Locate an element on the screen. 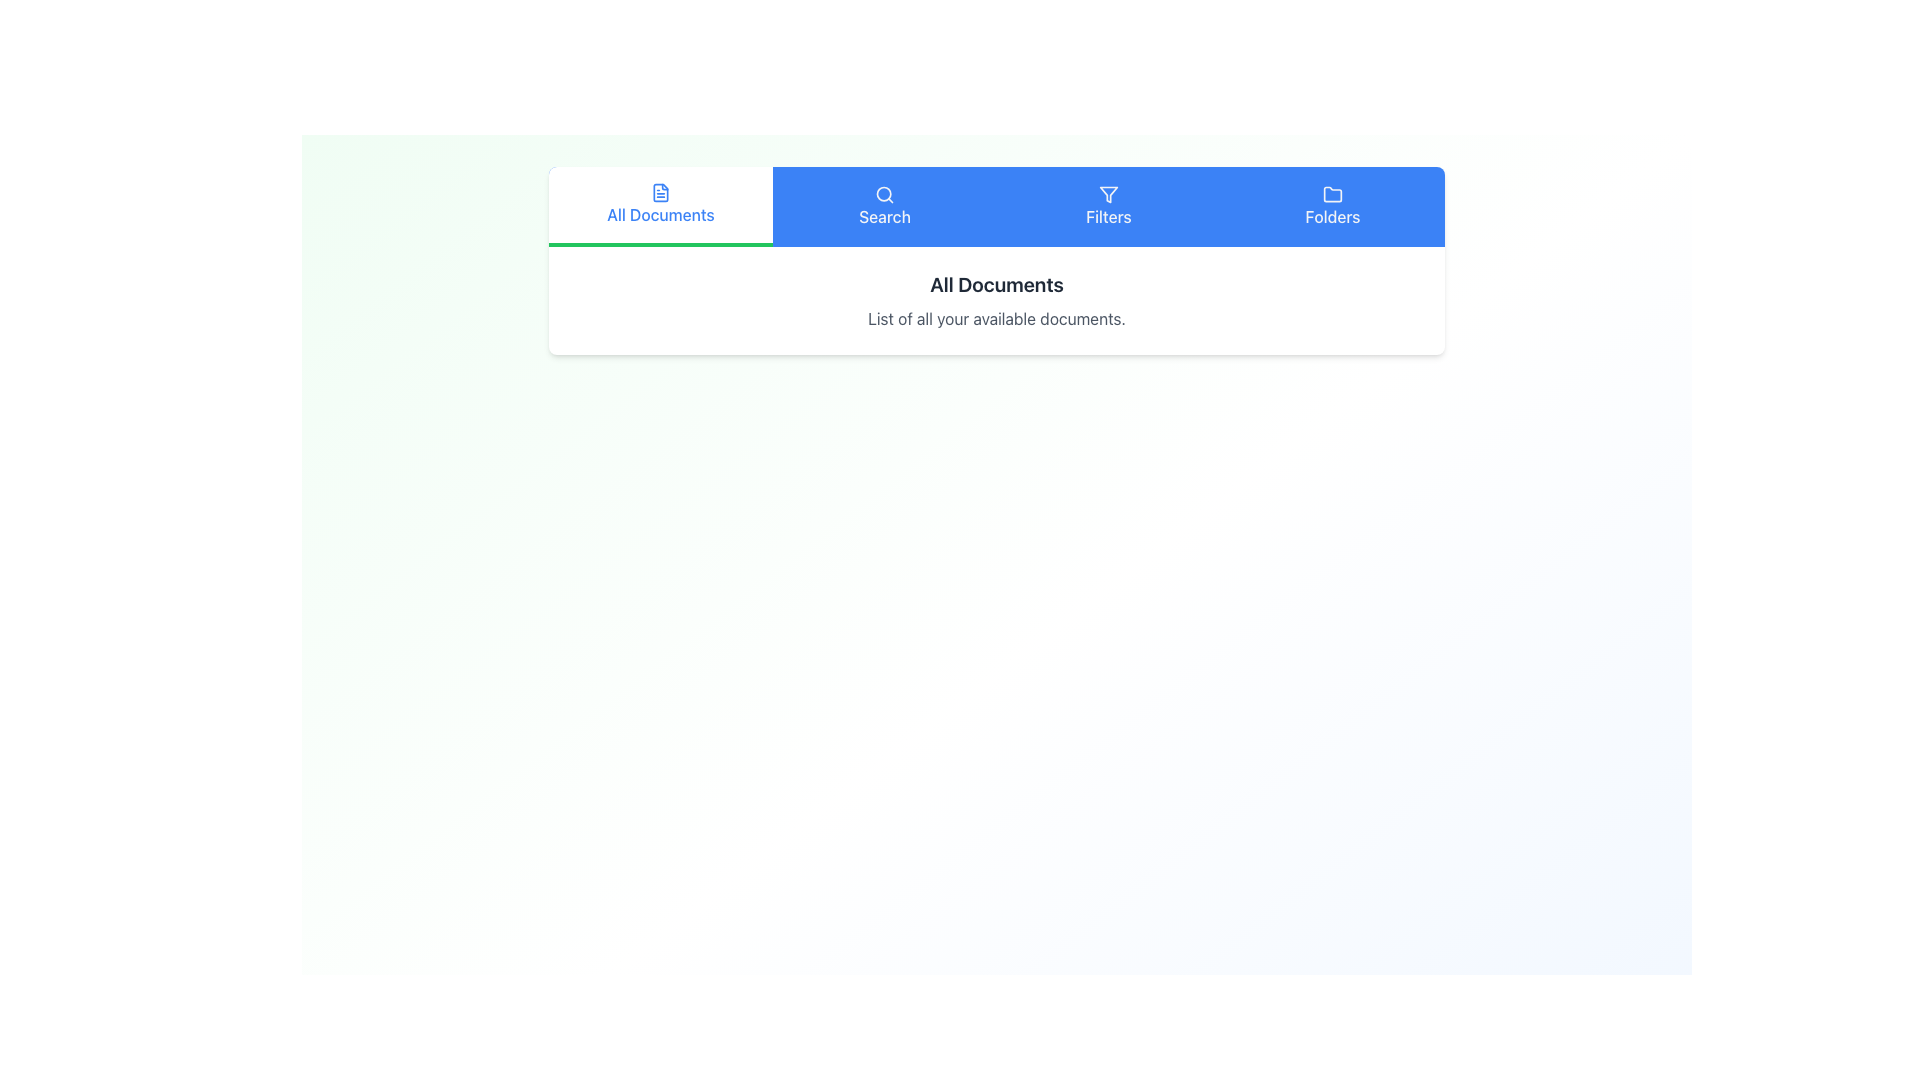 This screenshot has height=1080, width=1920. the 'Filters' button, which is labeled with white text and a funnel icon on a blue background, located is located at coordinates (1107, 207).